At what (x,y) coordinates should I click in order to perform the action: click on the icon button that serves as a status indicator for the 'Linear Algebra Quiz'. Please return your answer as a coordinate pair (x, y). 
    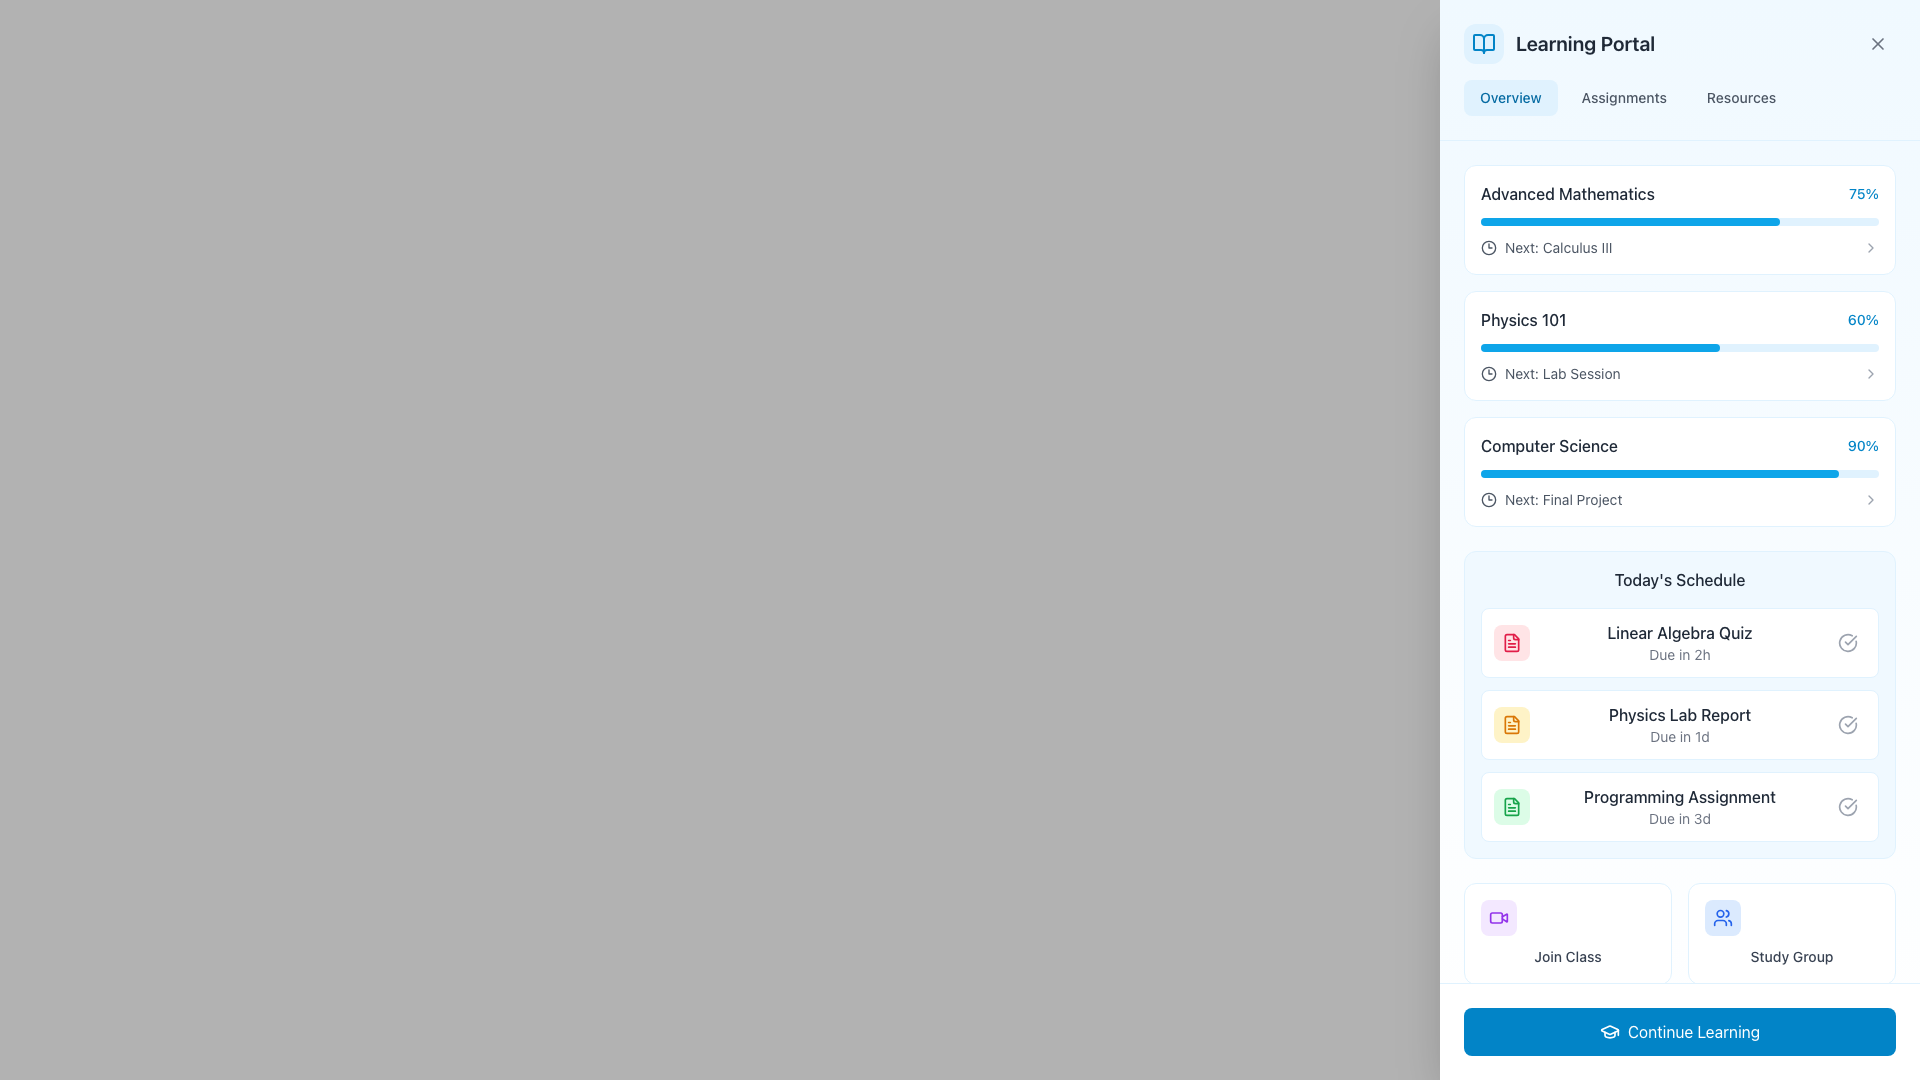
    Looking at the image, I should click on (1847, 643).